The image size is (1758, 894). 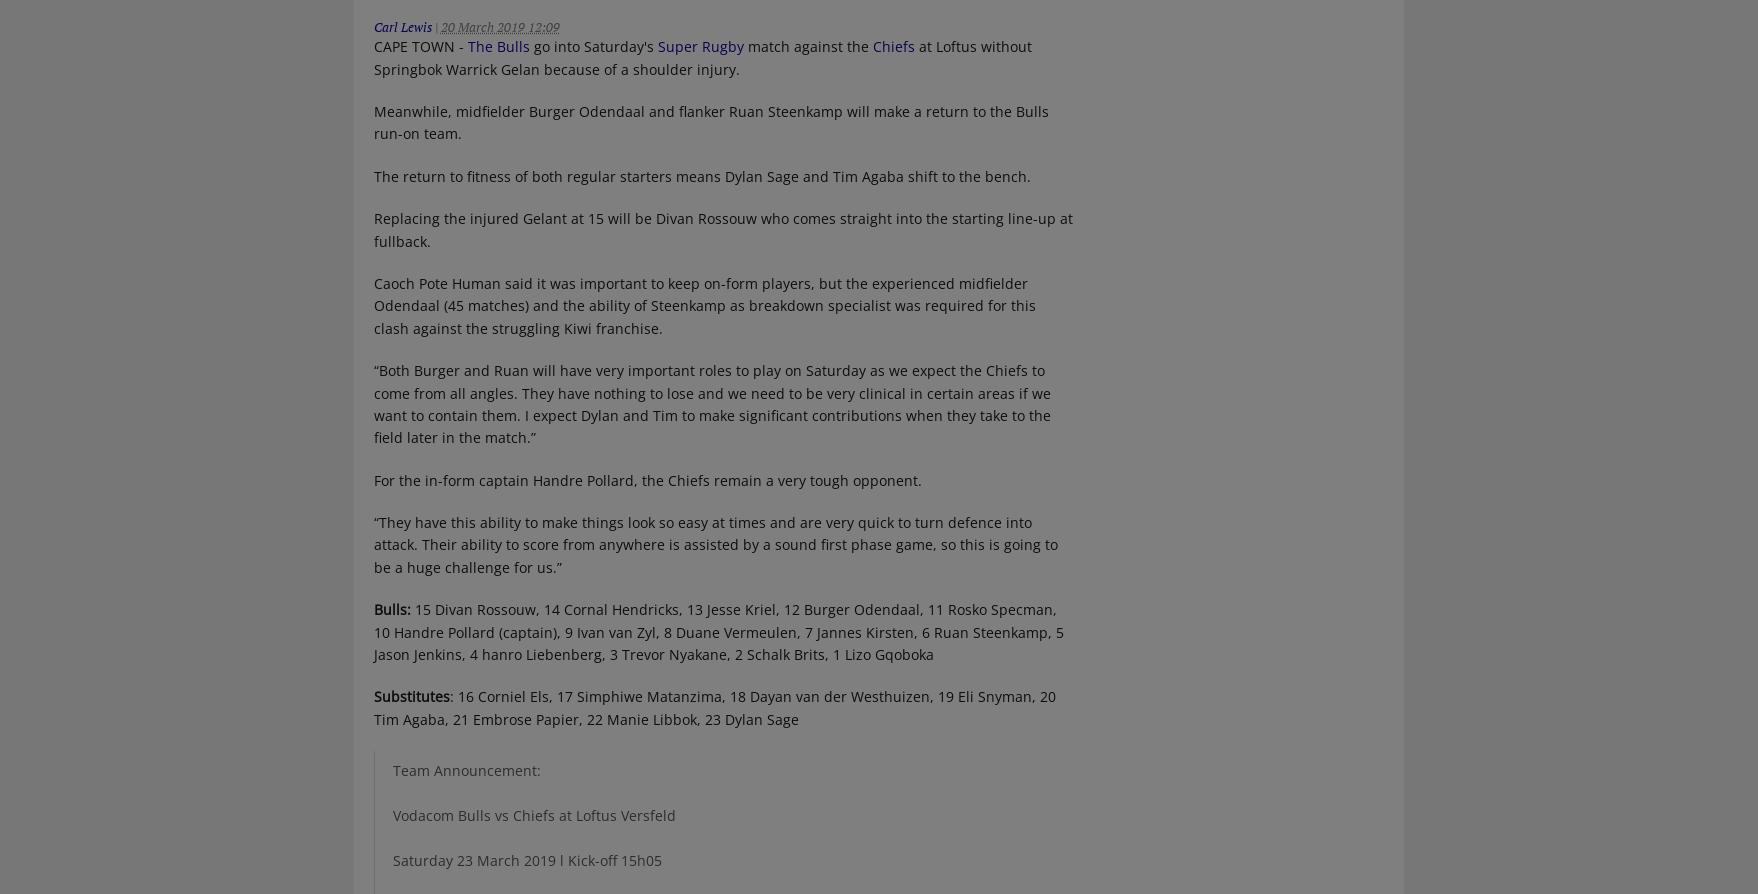 I want to click on 'Bulls:', so click(x=393, y=609).